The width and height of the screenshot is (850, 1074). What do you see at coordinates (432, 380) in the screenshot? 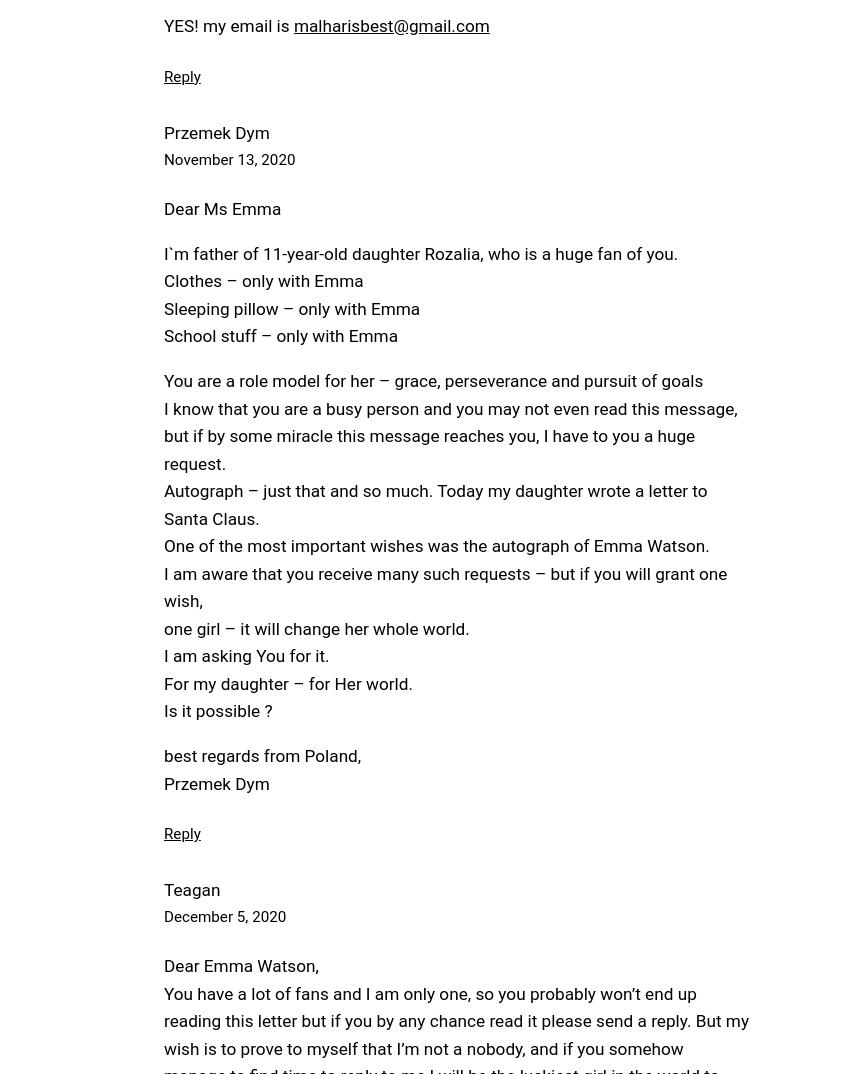
I see `'You are a role model for her – grace, perseverance and pursuit of goals'` at bounding box center [432, 380].